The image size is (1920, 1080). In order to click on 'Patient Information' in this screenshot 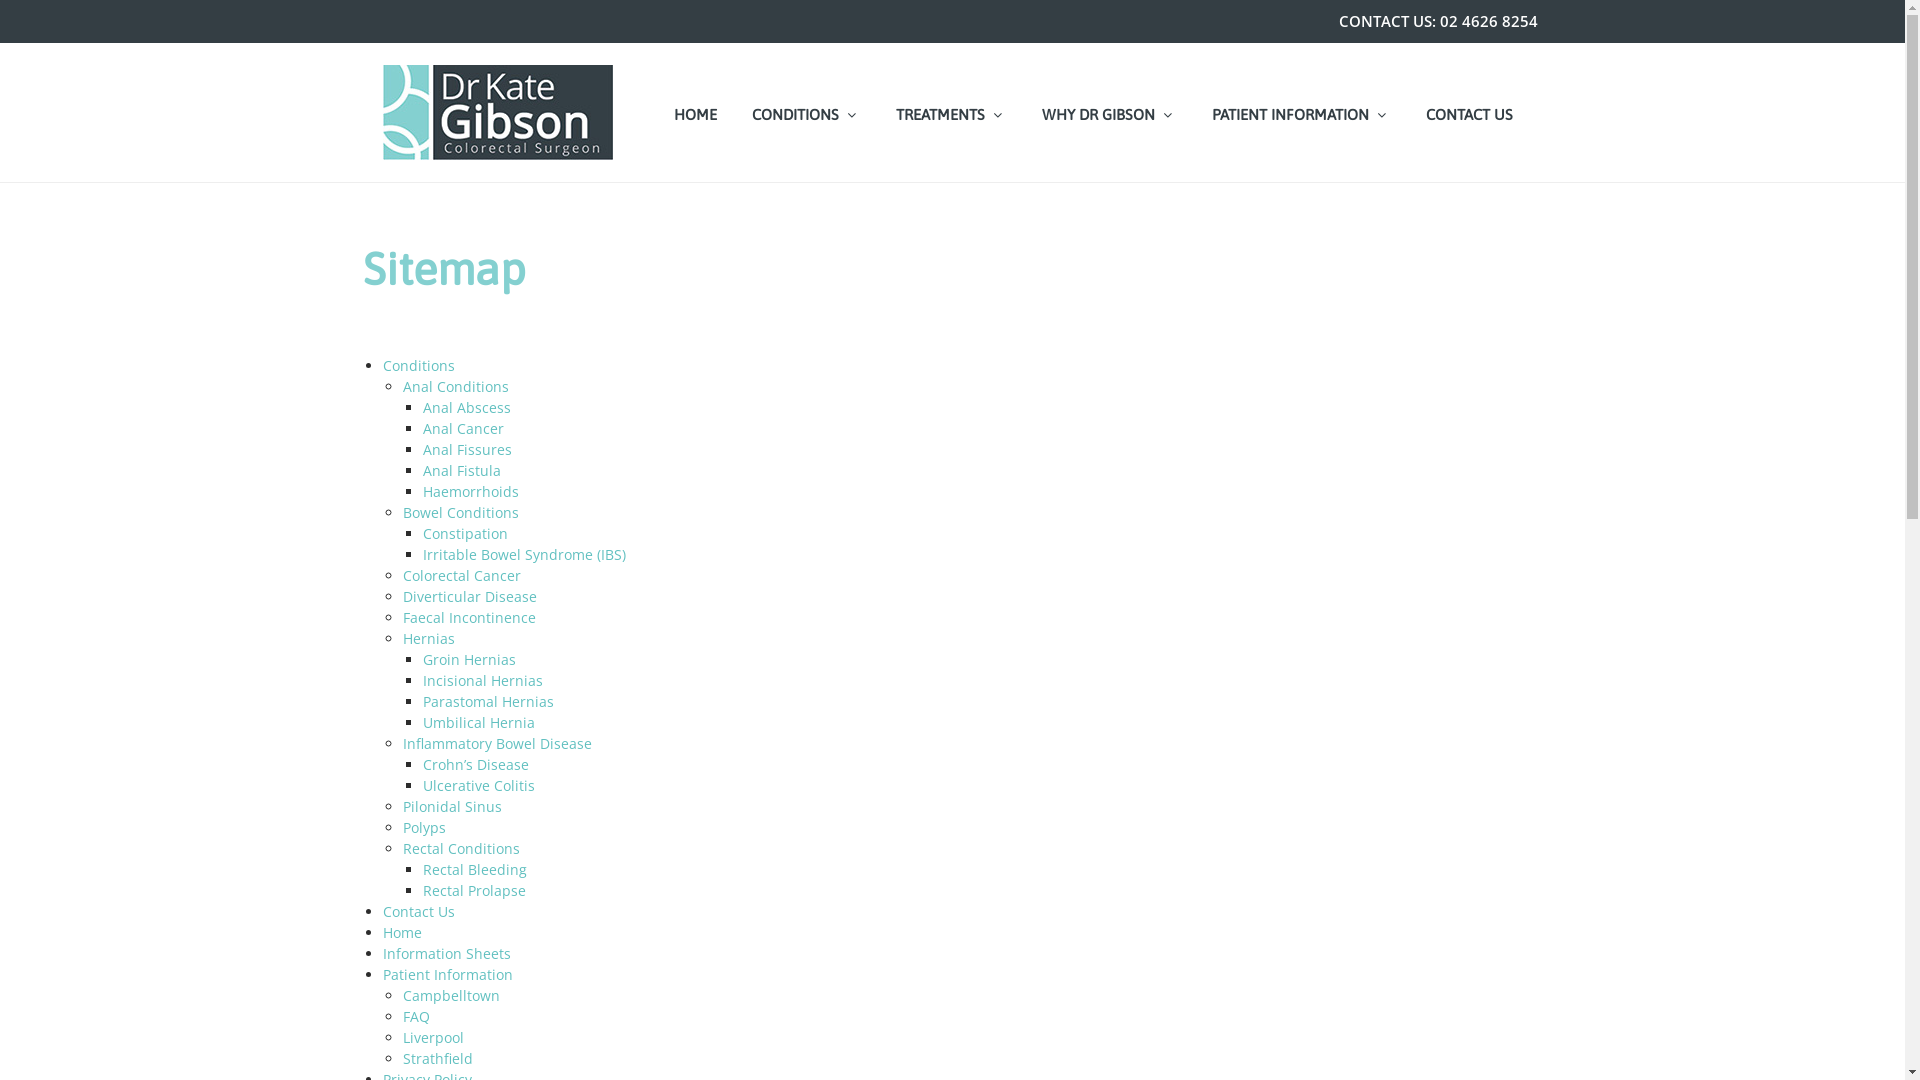, I will do `click(445, 973)`.